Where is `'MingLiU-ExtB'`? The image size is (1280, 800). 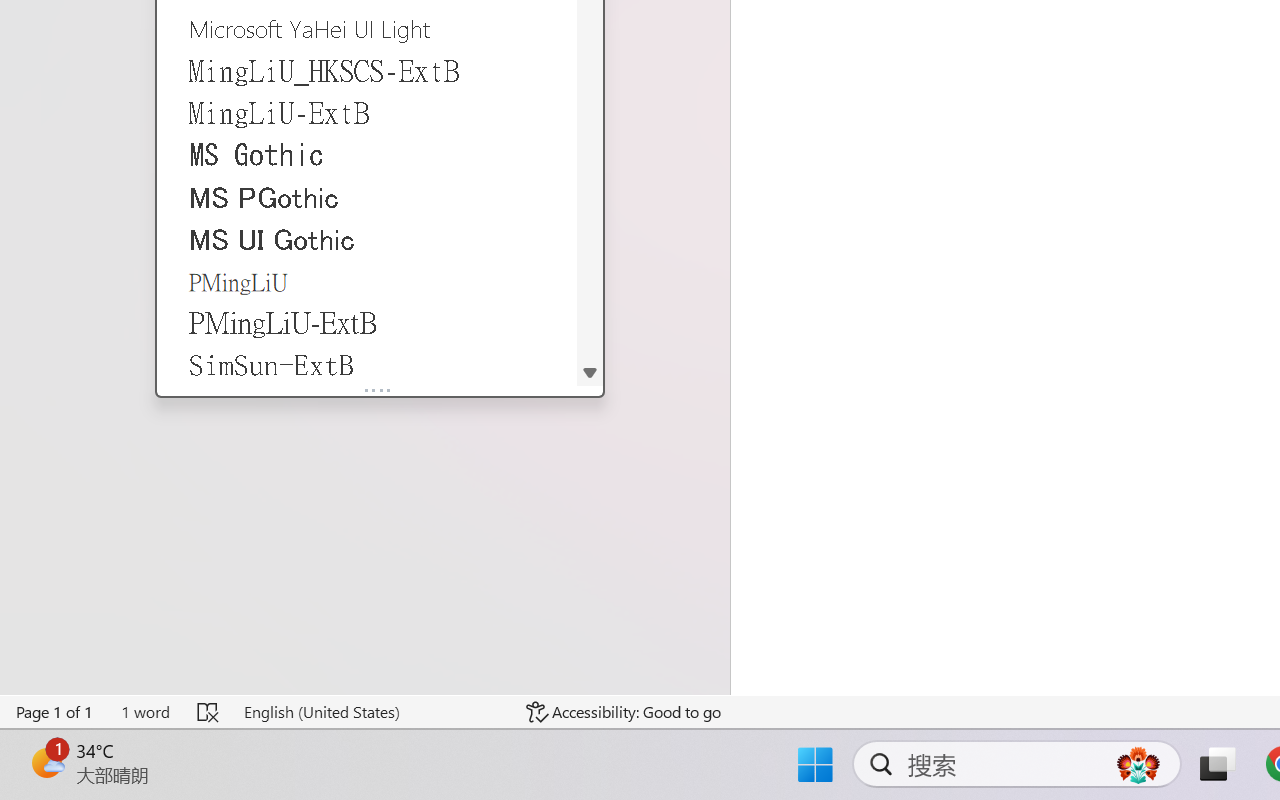
'MingLiU-ExtB' is located at coordinates (367, 112).